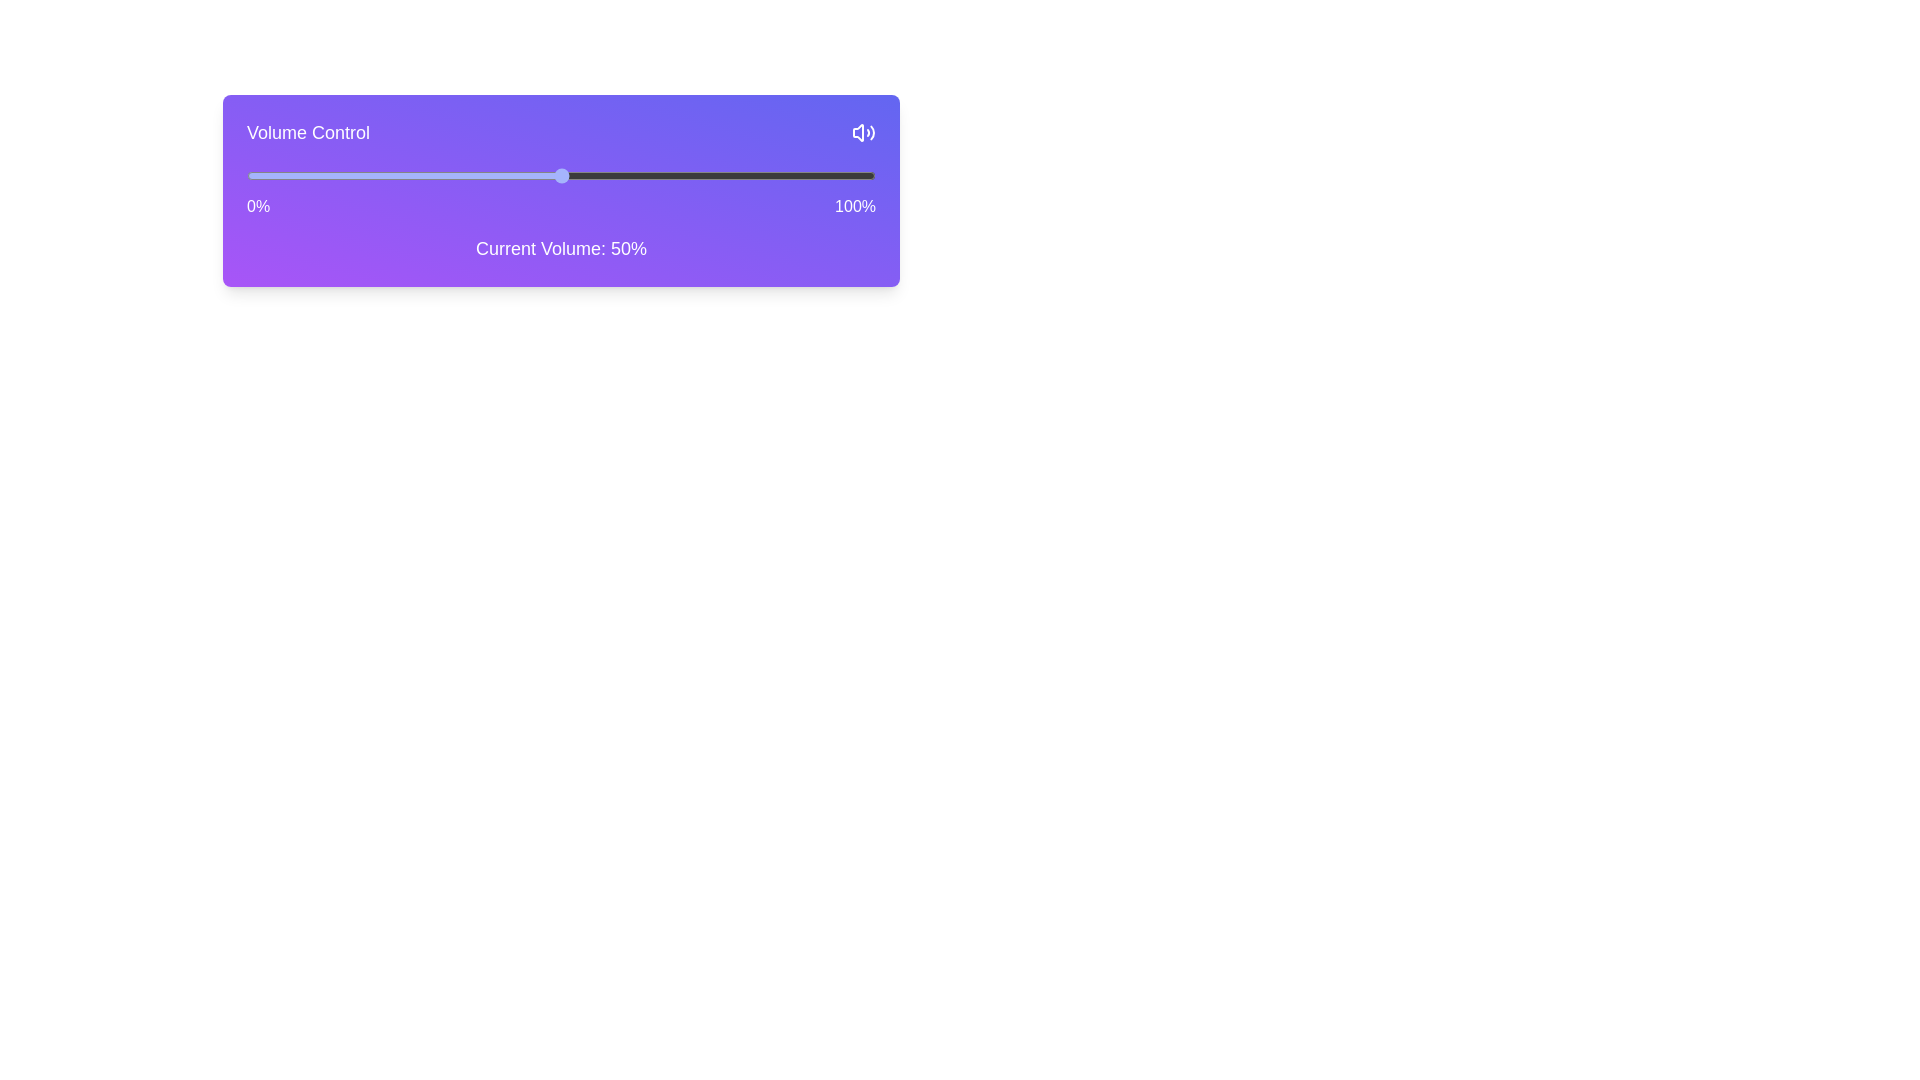 This screenshot has height=1080, width=1920. Describe the element at coordinates (864, 132) in the screenshot. I see `the SVG Icon representing the volume control` at that location.